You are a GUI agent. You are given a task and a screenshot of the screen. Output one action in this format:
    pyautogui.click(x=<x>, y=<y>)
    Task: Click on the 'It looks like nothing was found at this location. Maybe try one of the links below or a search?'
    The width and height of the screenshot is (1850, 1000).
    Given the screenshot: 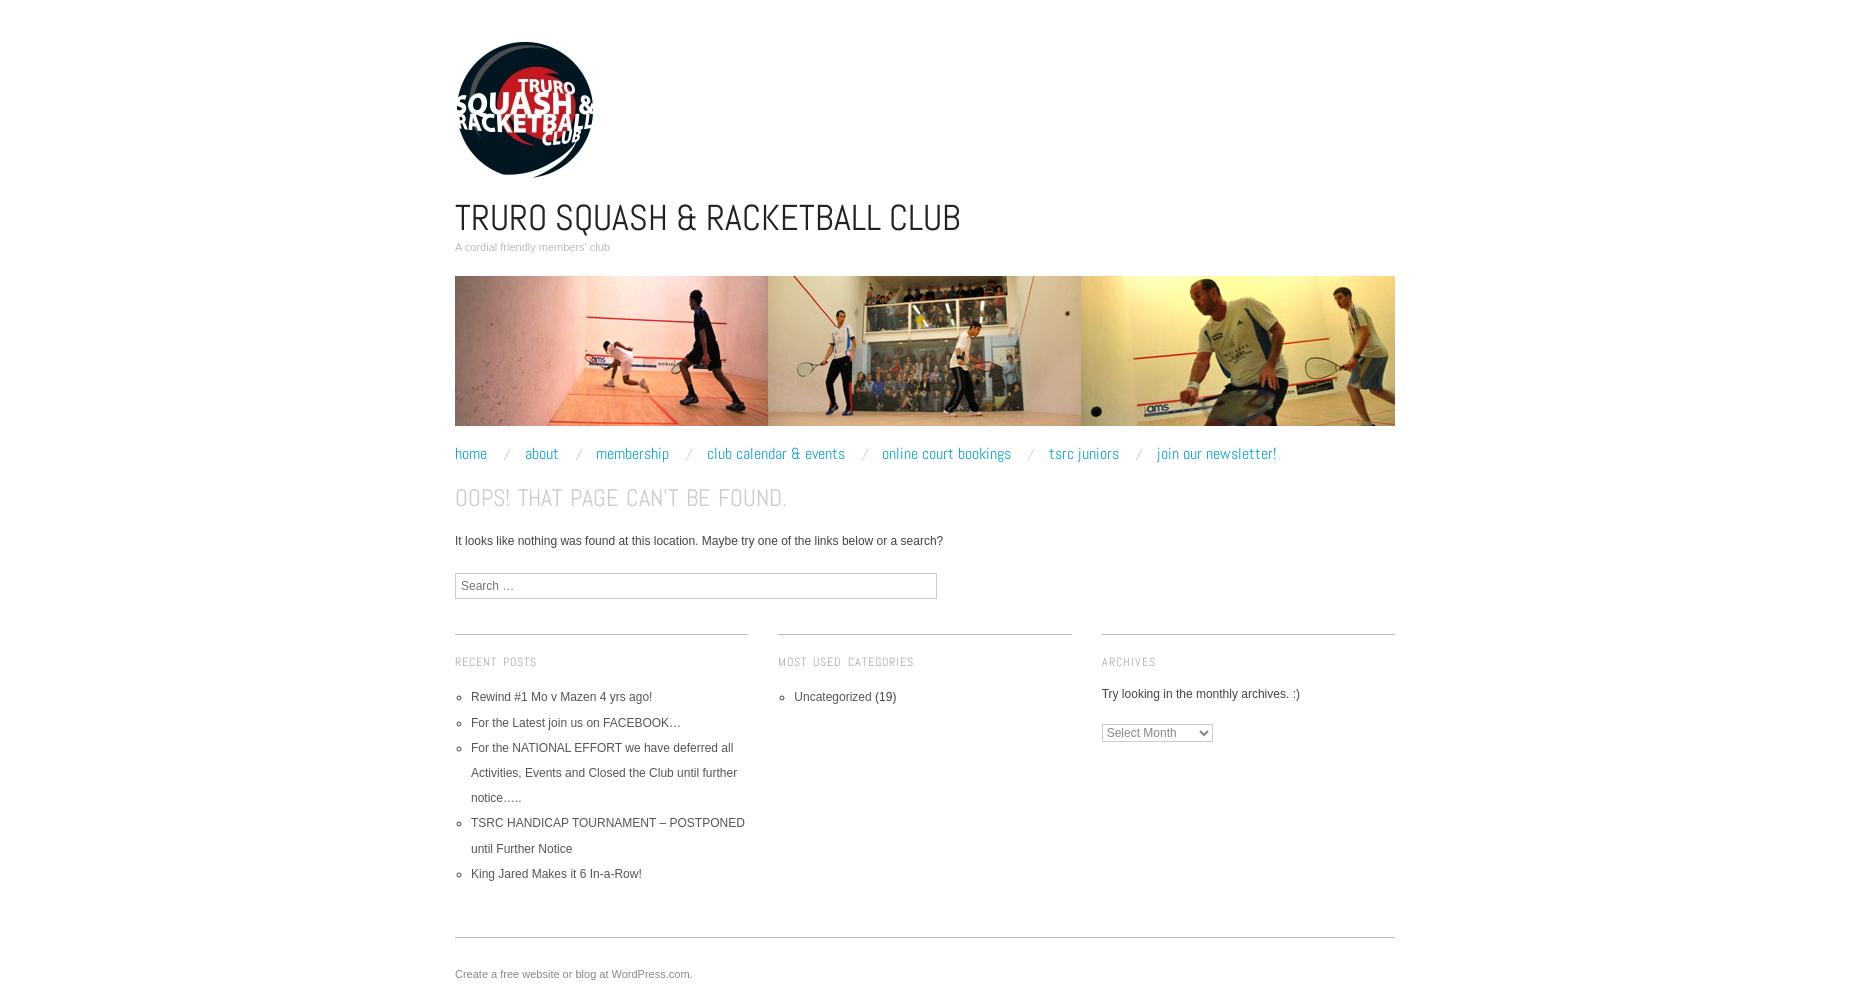 What is the action you would take?
    pyautogui.click(x=698, y=540)
    